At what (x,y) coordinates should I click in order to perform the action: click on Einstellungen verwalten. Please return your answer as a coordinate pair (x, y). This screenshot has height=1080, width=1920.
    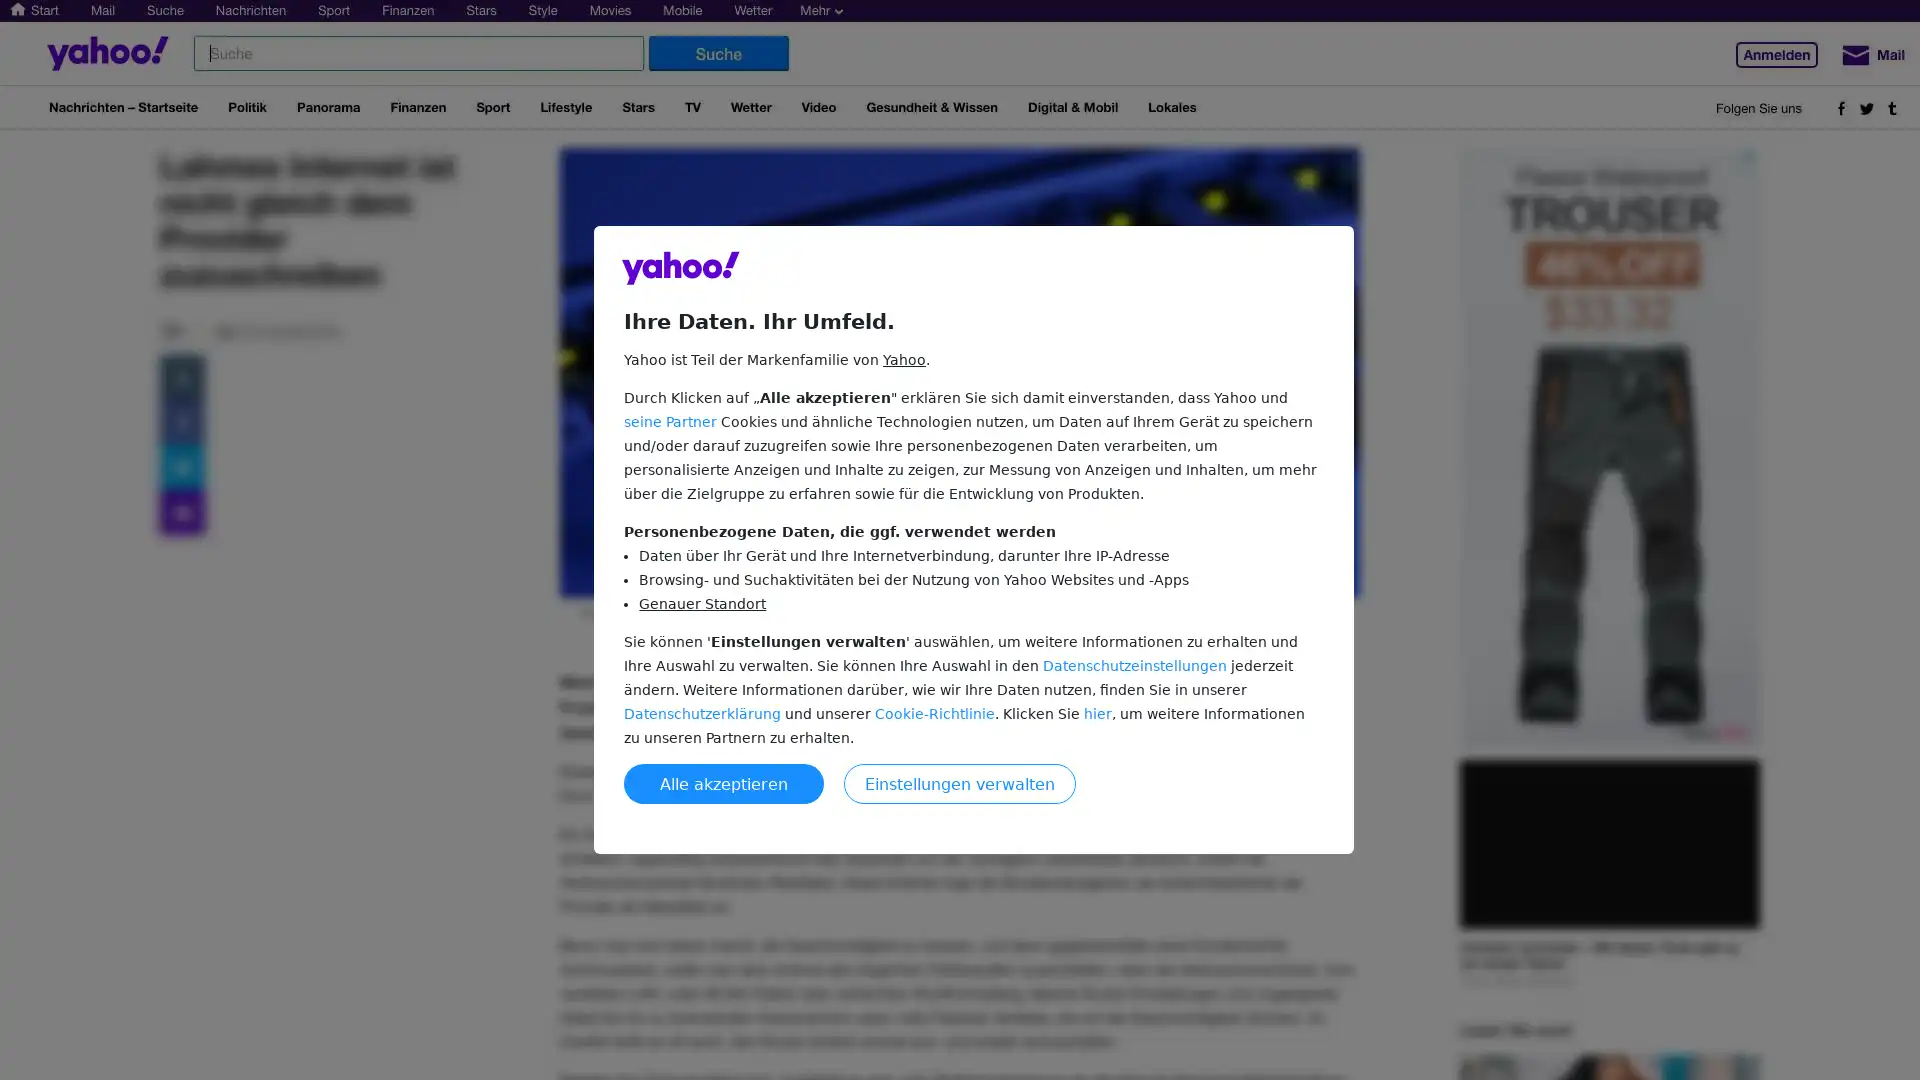
    Looking at the image, I should click on (960, 782).